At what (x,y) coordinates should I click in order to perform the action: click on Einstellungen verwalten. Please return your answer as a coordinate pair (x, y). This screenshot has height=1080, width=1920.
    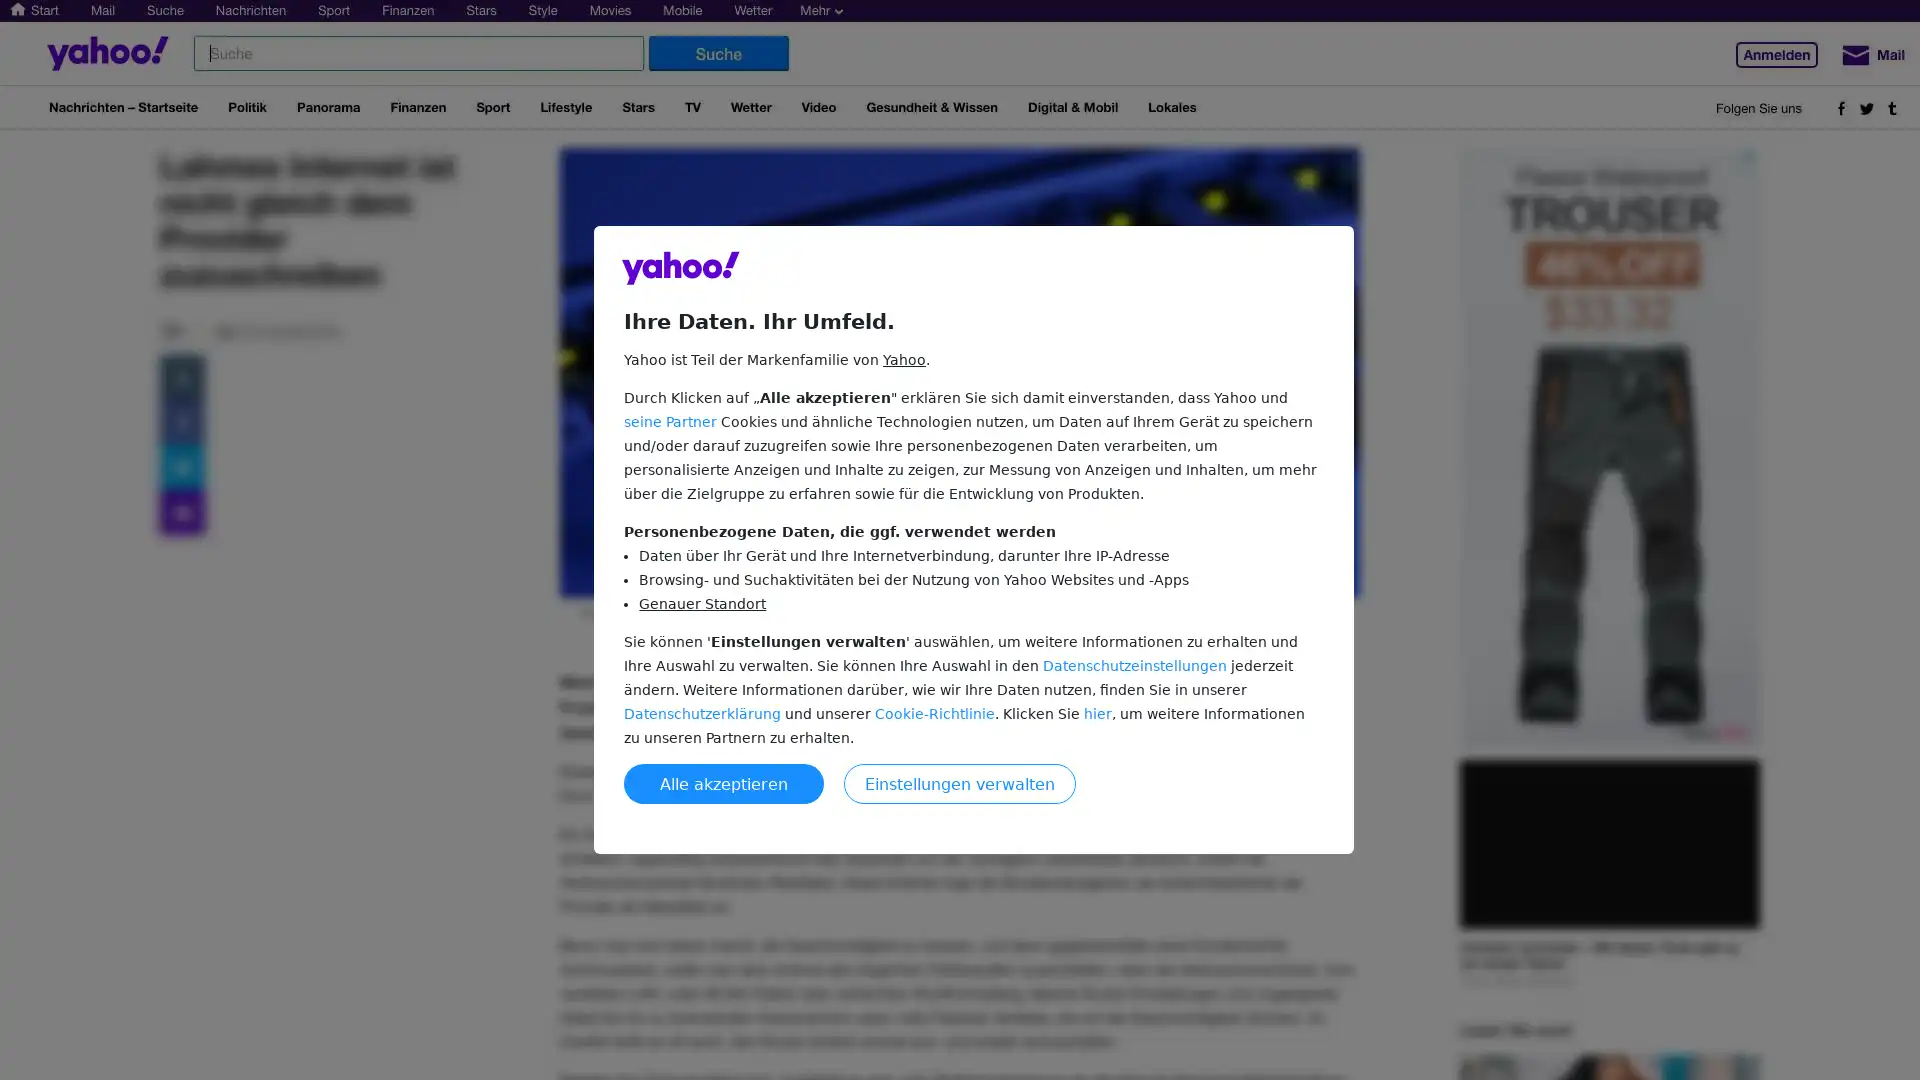
    Looking at the image, I should click on (960, 782).